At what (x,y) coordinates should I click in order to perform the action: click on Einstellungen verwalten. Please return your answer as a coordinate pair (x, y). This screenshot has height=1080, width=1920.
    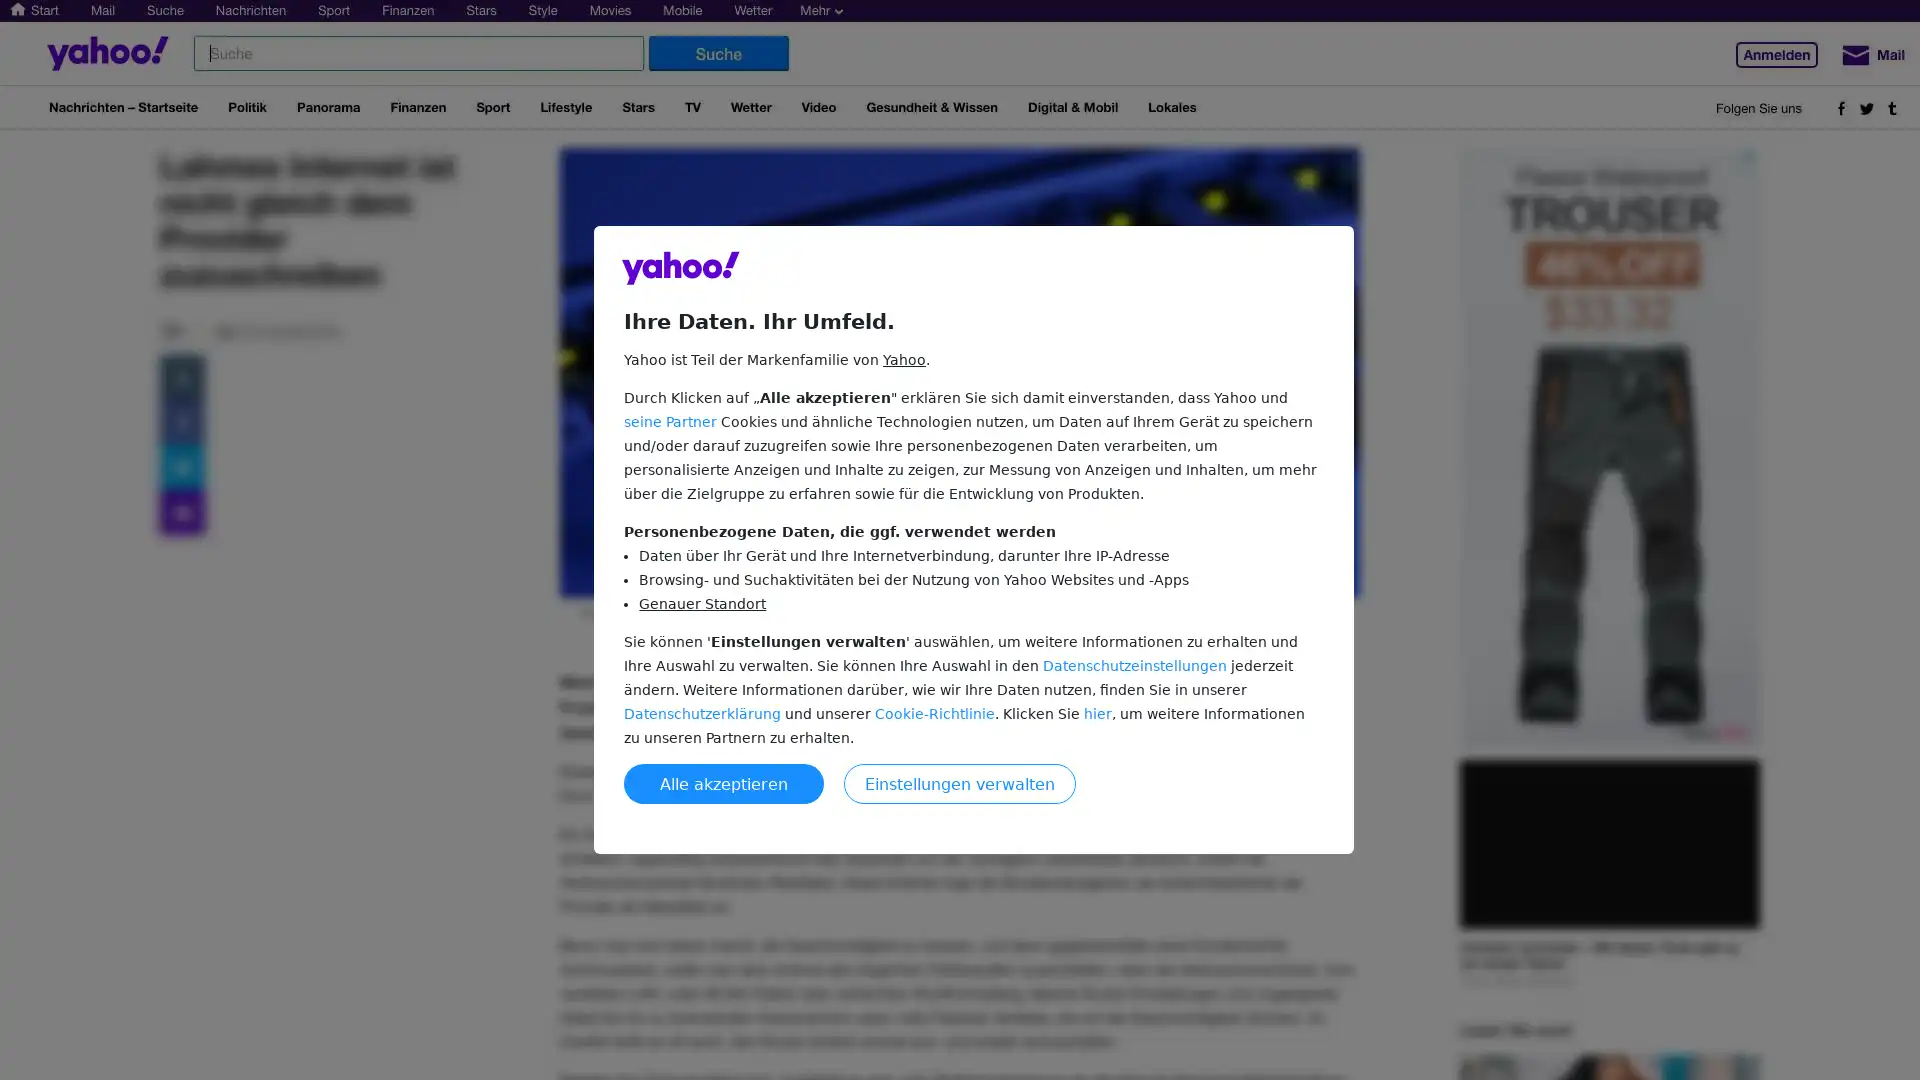
    Looking at the image, I should click on (960, 782).